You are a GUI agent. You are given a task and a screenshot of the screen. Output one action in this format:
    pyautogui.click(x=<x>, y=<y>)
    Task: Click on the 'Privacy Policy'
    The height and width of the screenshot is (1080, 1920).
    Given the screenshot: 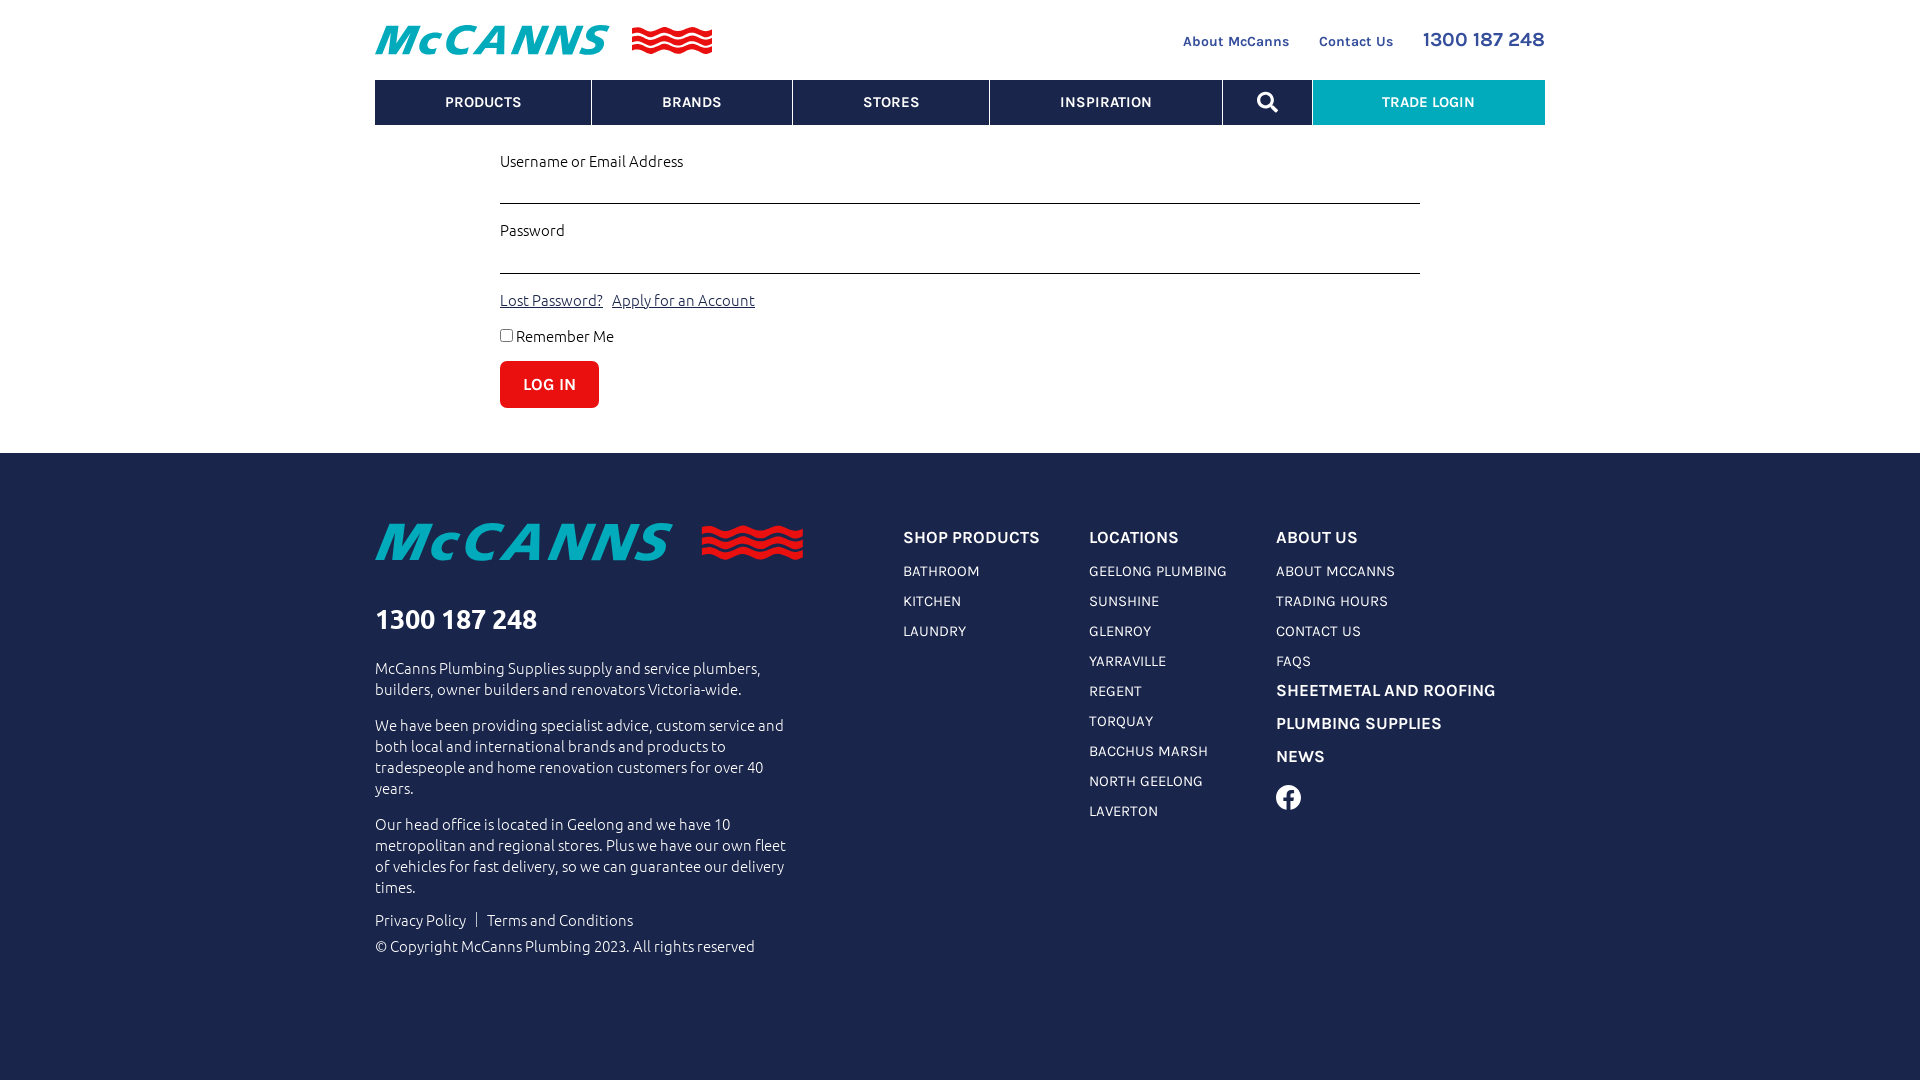 What is the action you would take?
    pyautogui.click(x=419, y=919)
    